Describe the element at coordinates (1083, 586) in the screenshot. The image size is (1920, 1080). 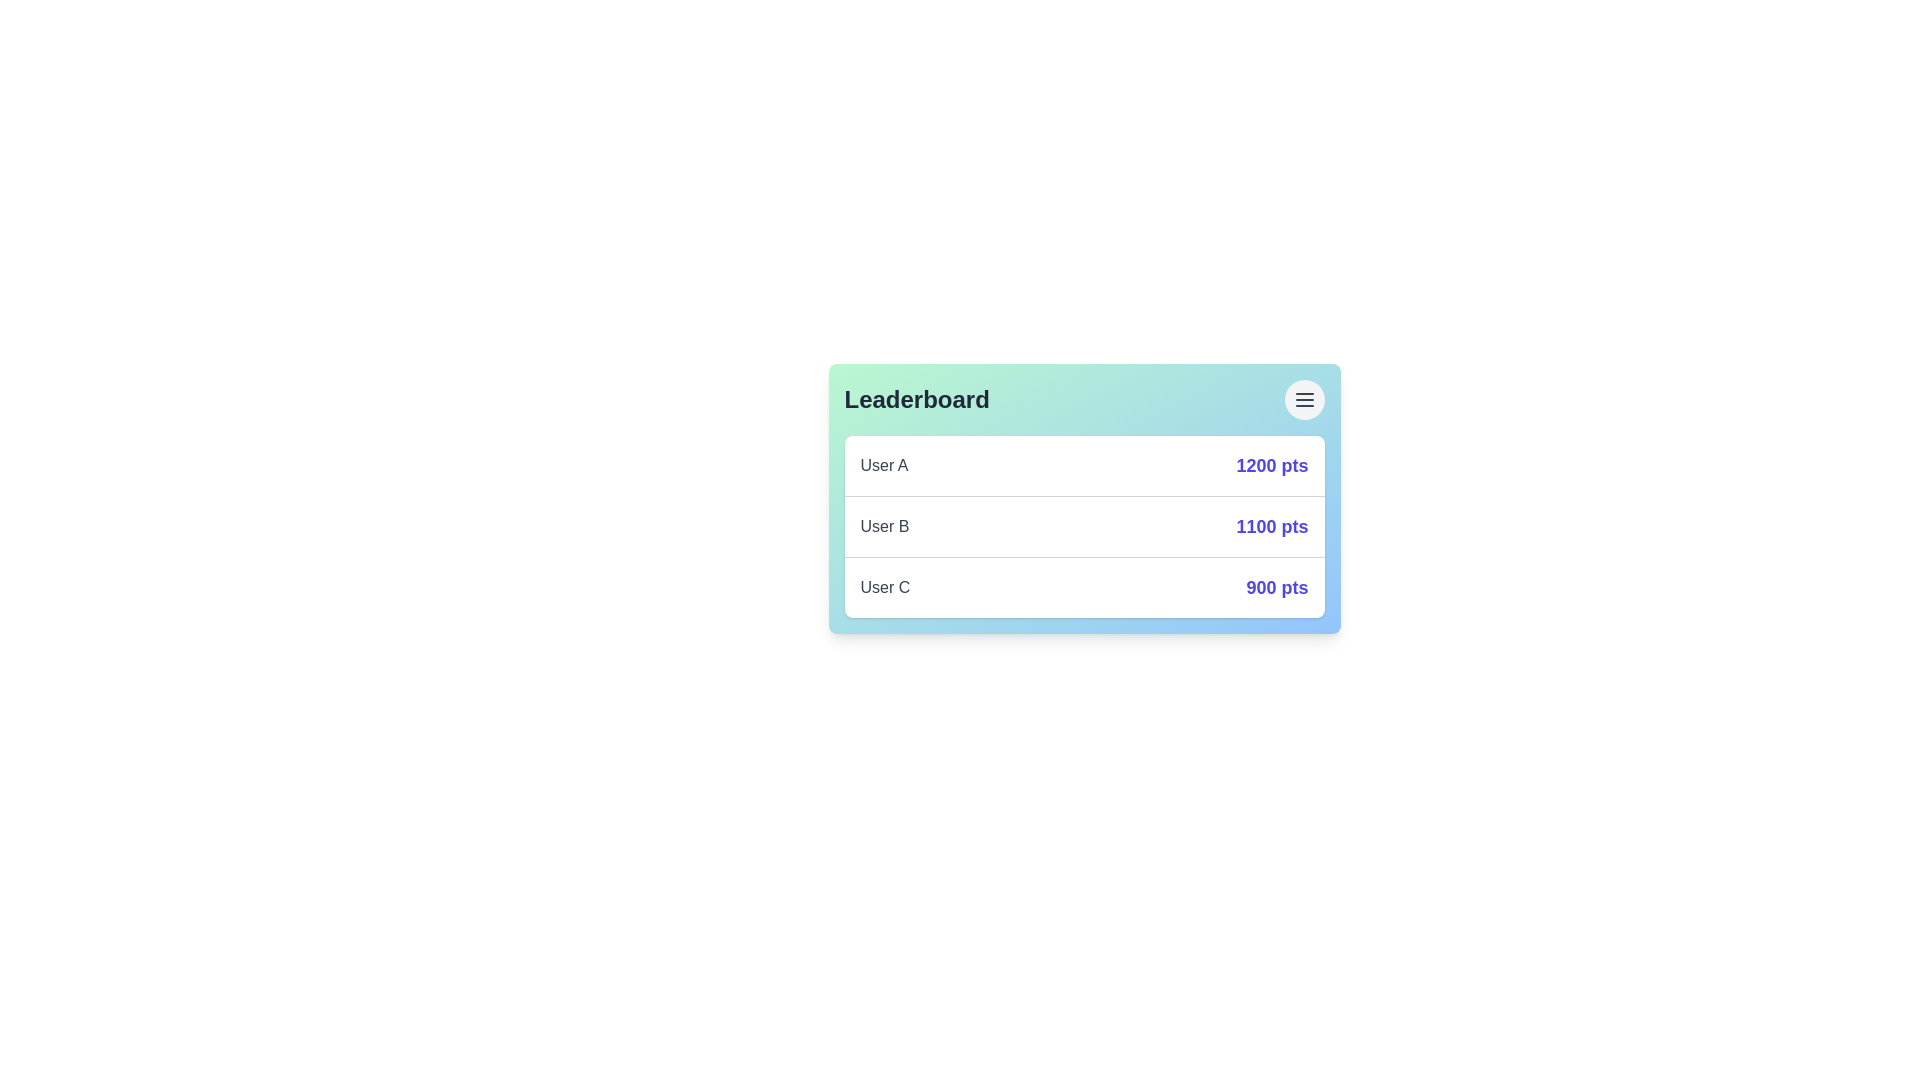
I see `the leaderboard entry of User C` at that location.